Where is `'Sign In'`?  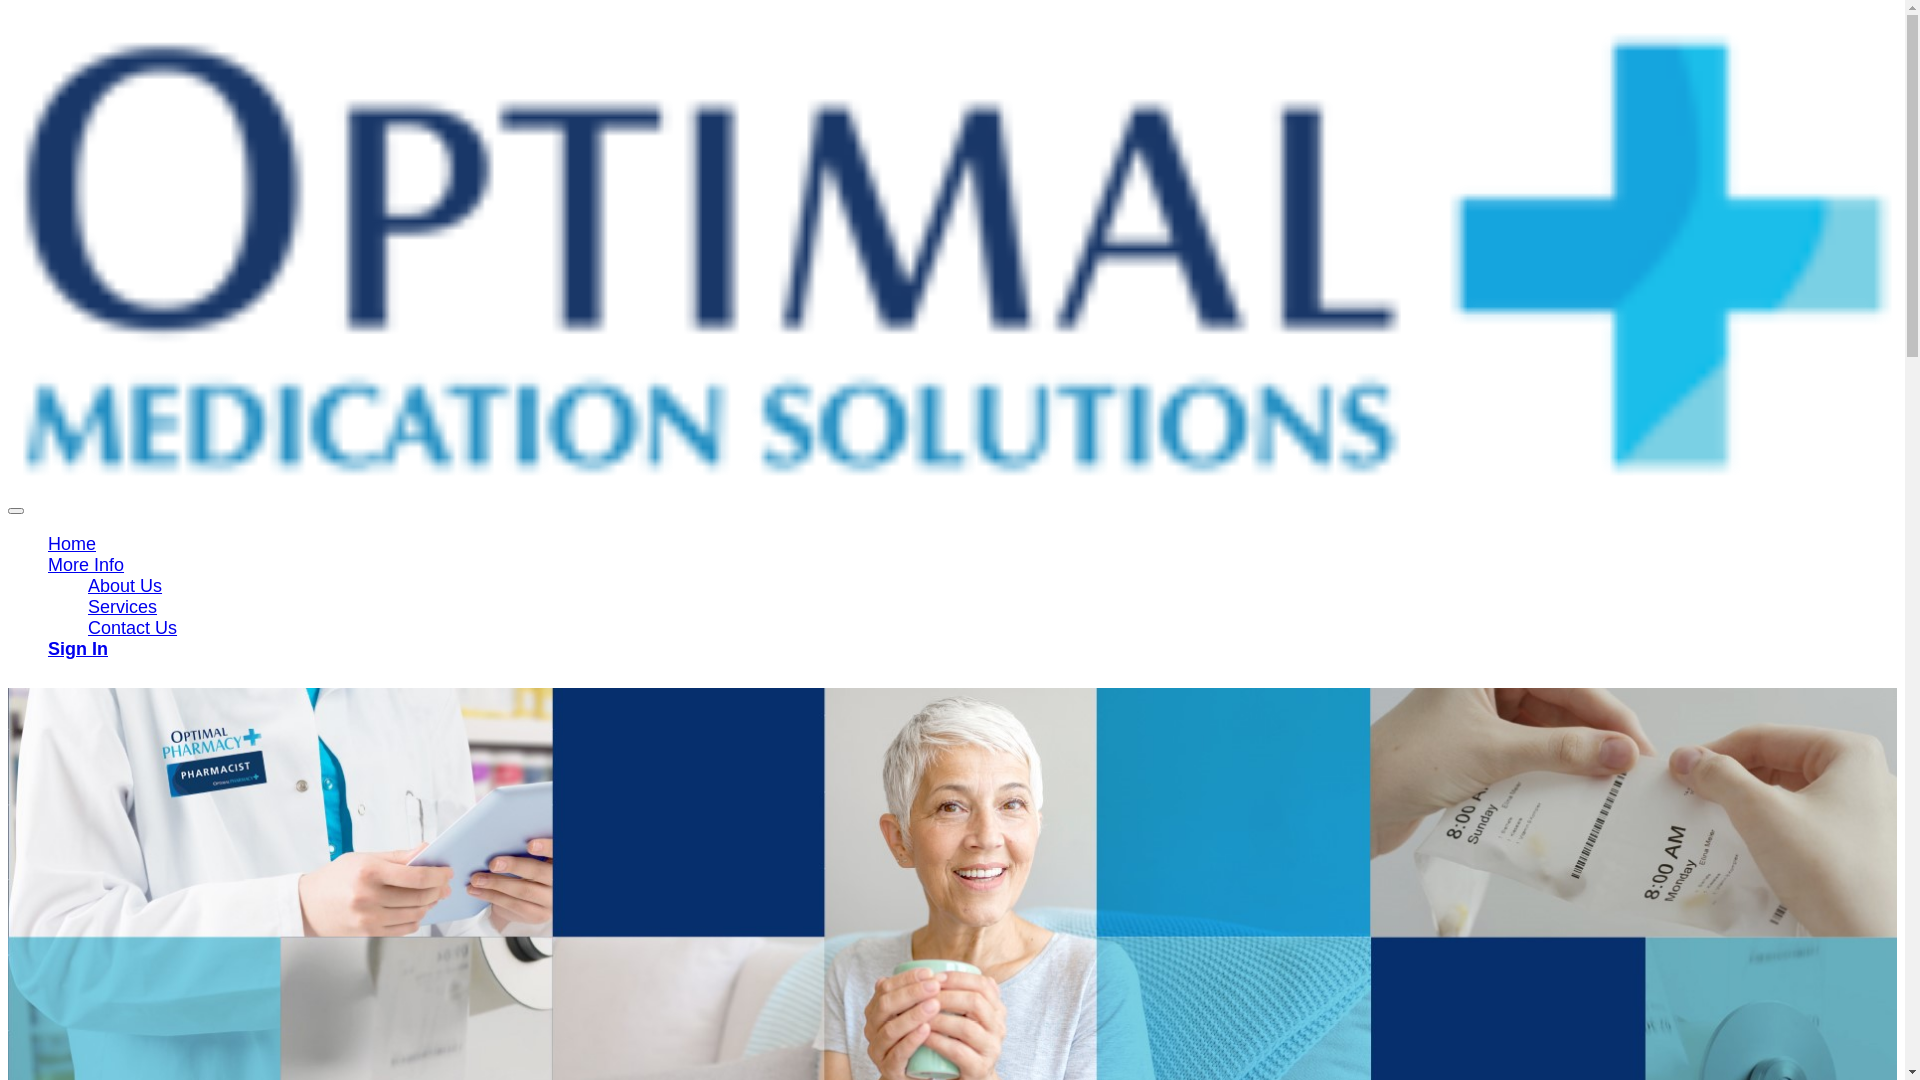 'Sign In' is located at coordinates (77, 648).